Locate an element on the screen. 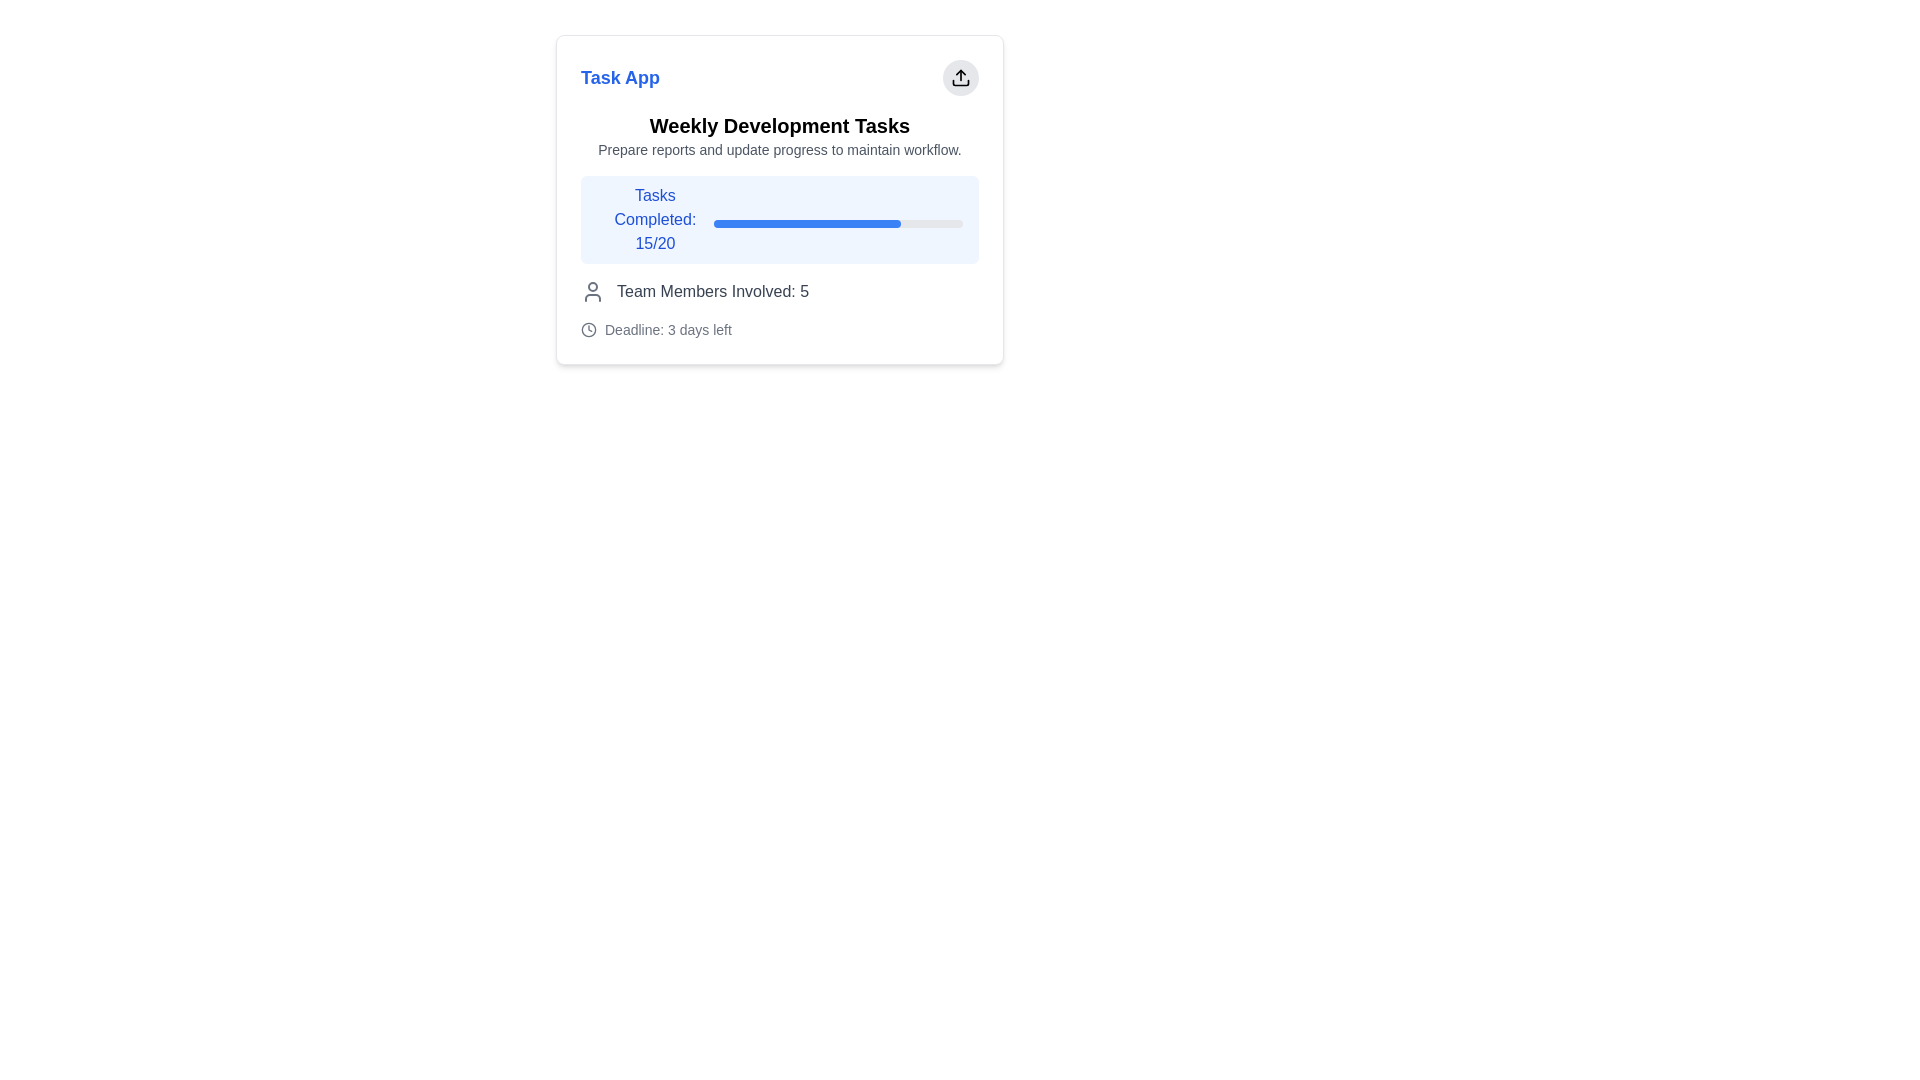  the 'Task App' text display, which is styled with a blue bold font and prominently positioned at the top of the card is located at coordinates (619, 76).